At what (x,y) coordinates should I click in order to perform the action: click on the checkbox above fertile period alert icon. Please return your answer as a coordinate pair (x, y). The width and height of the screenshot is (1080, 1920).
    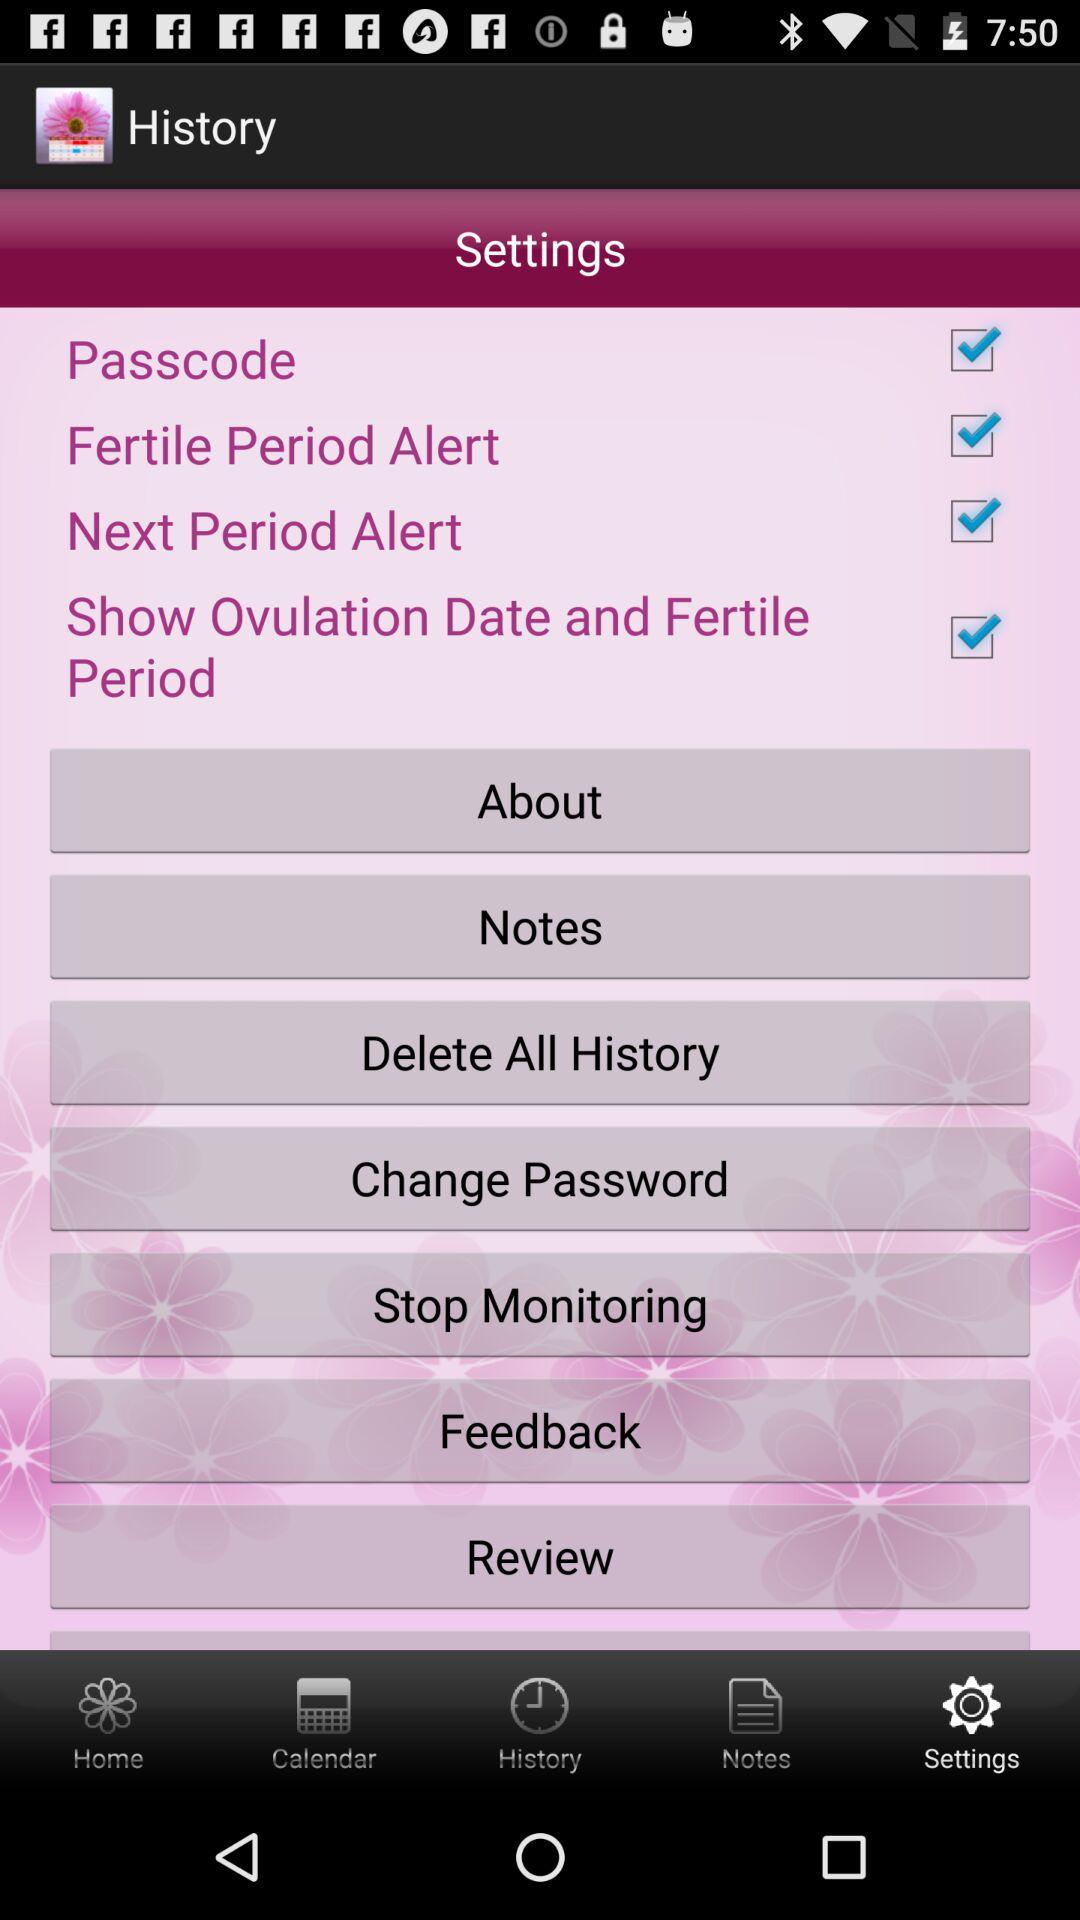
    Looking at the image, I should click on (540, 350).